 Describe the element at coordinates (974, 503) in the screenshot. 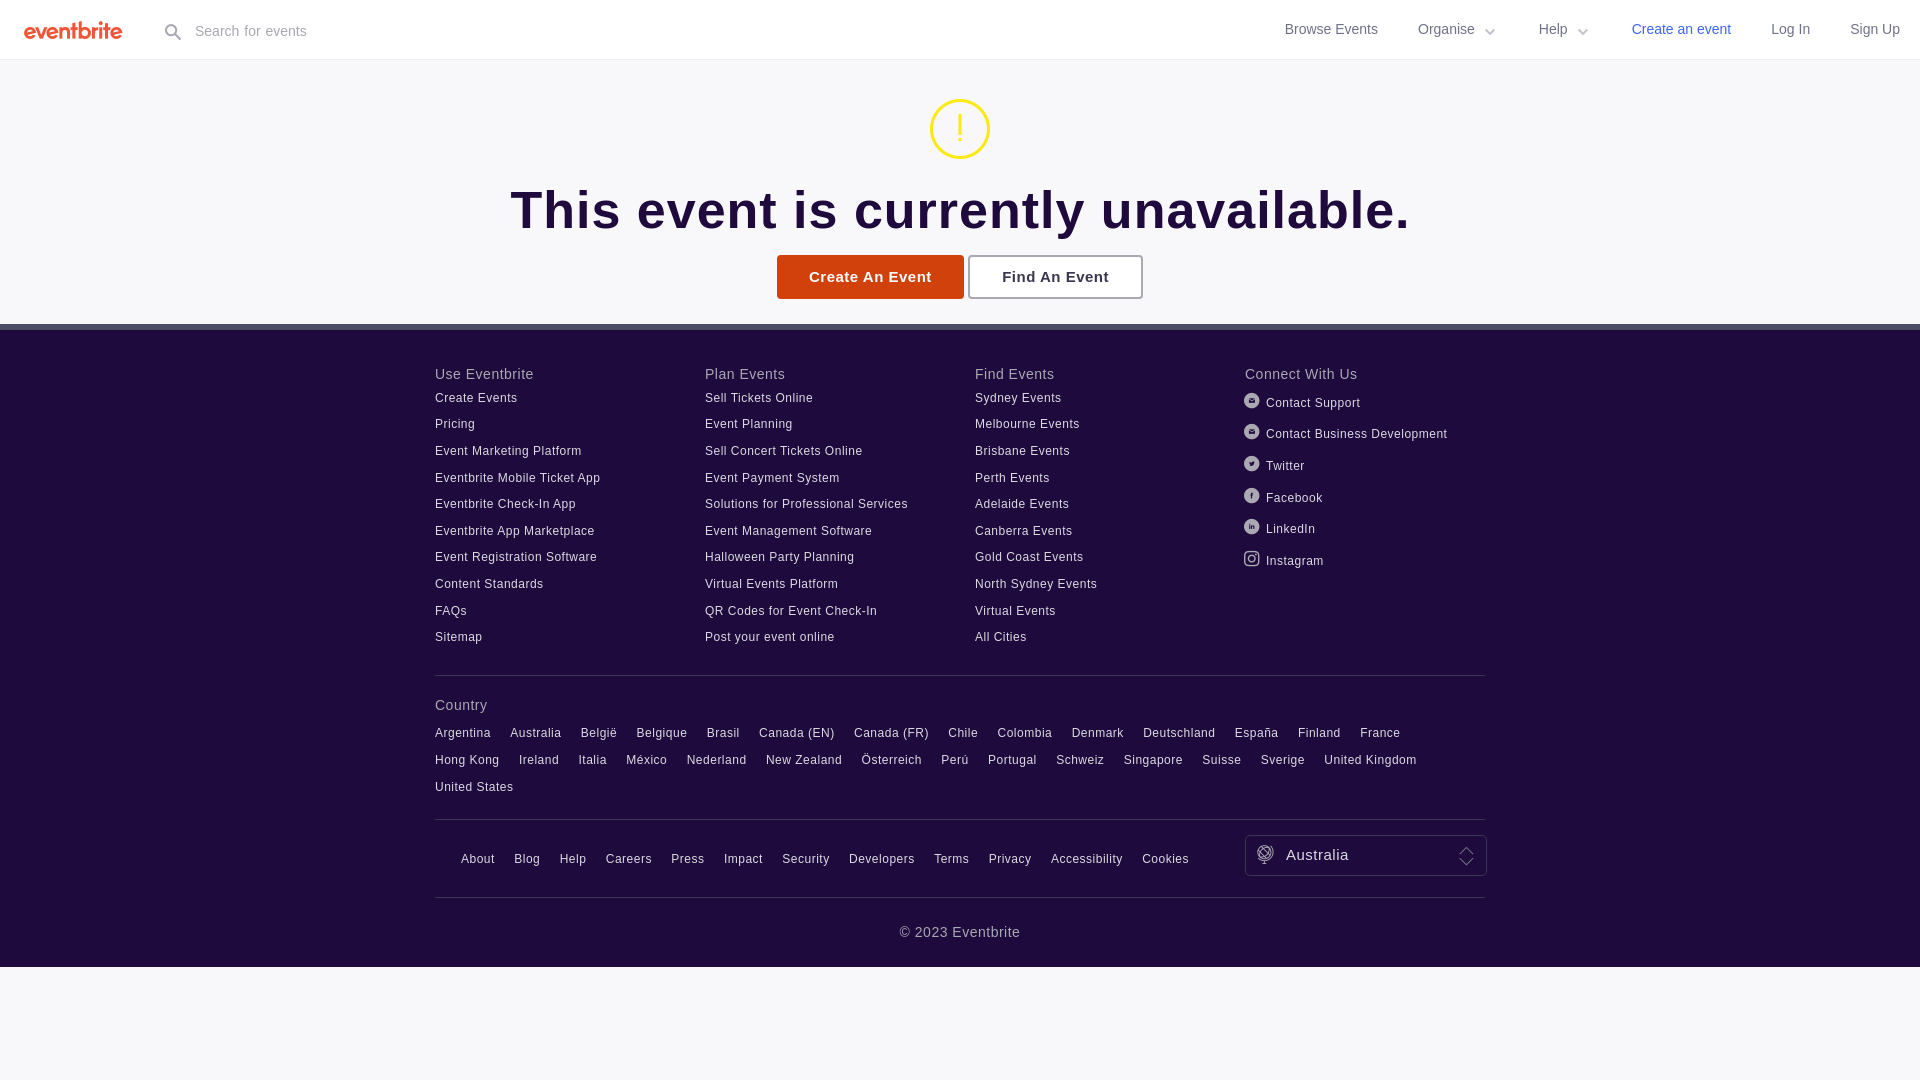

I see `'Adelaide Events'` at that location.